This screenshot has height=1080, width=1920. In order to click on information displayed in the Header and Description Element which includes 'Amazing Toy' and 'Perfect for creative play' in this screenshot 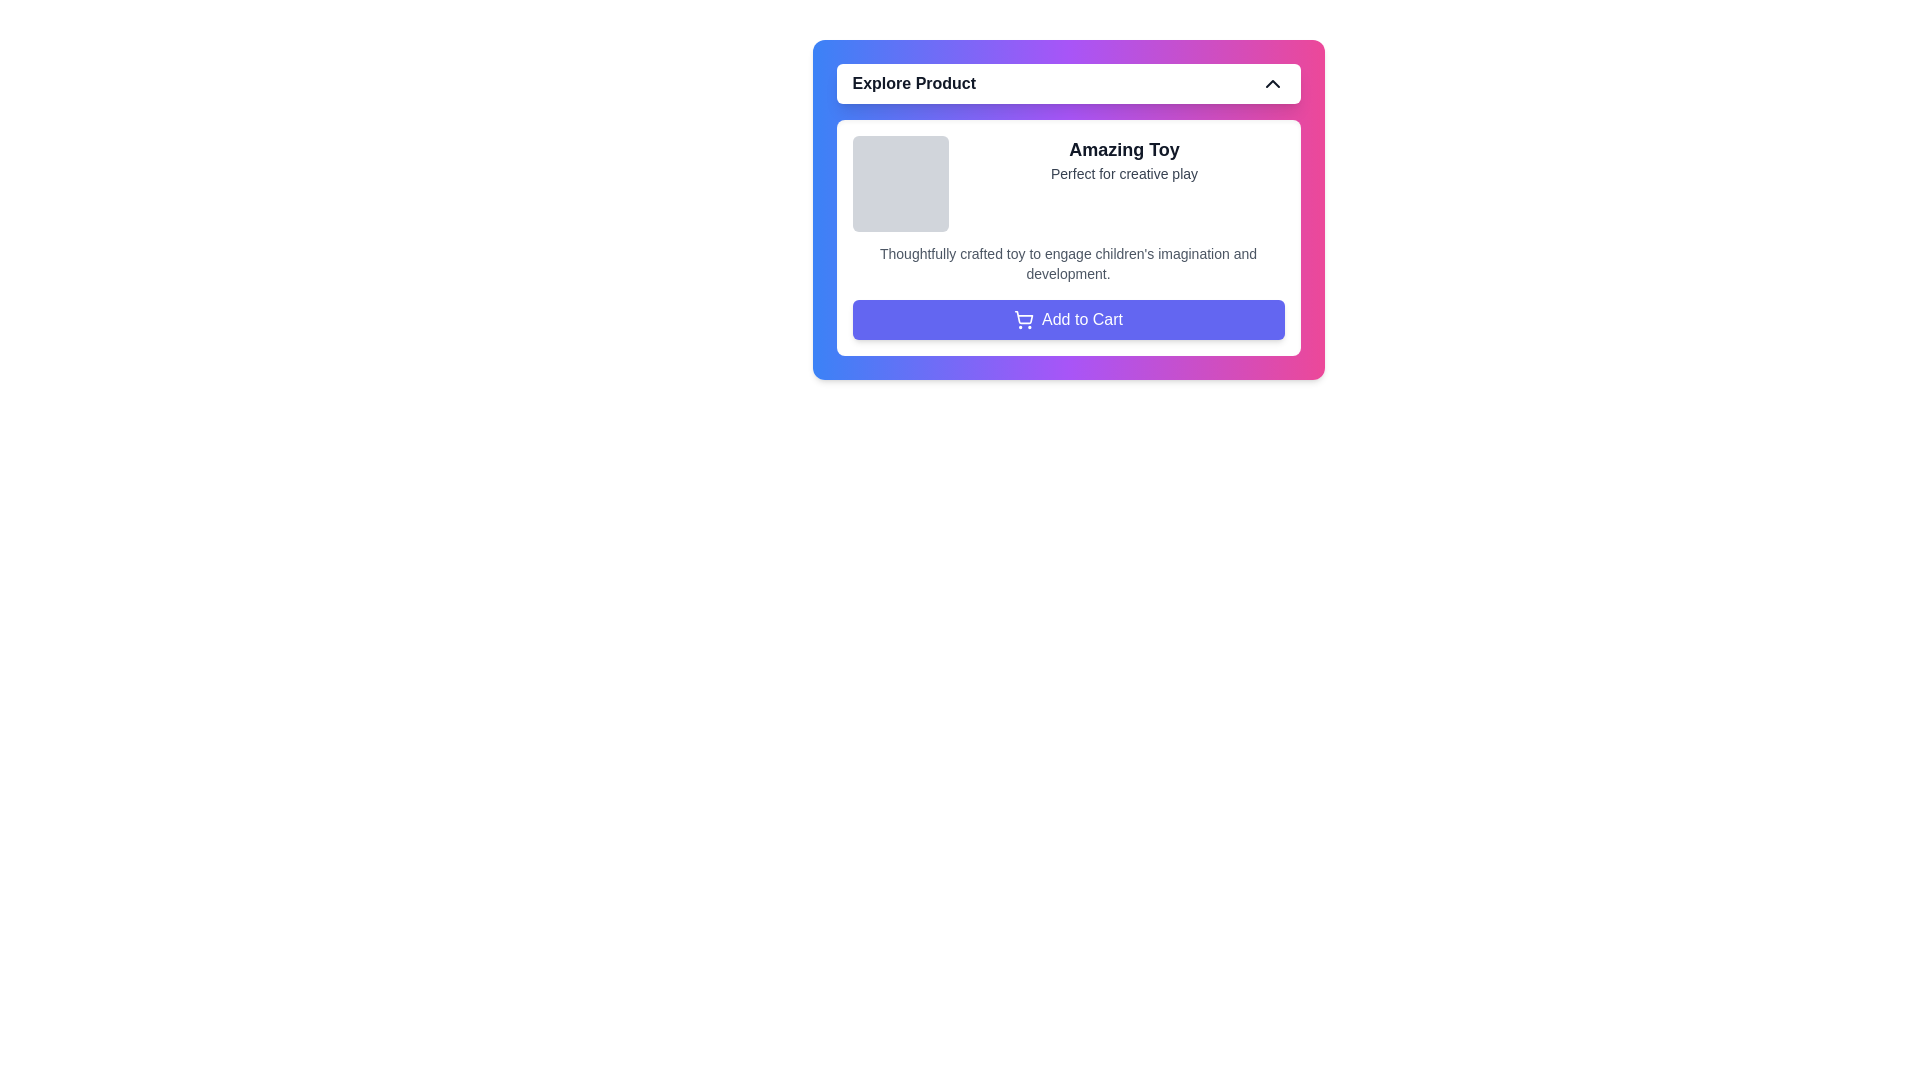, I will do `click(1067, 184)`.